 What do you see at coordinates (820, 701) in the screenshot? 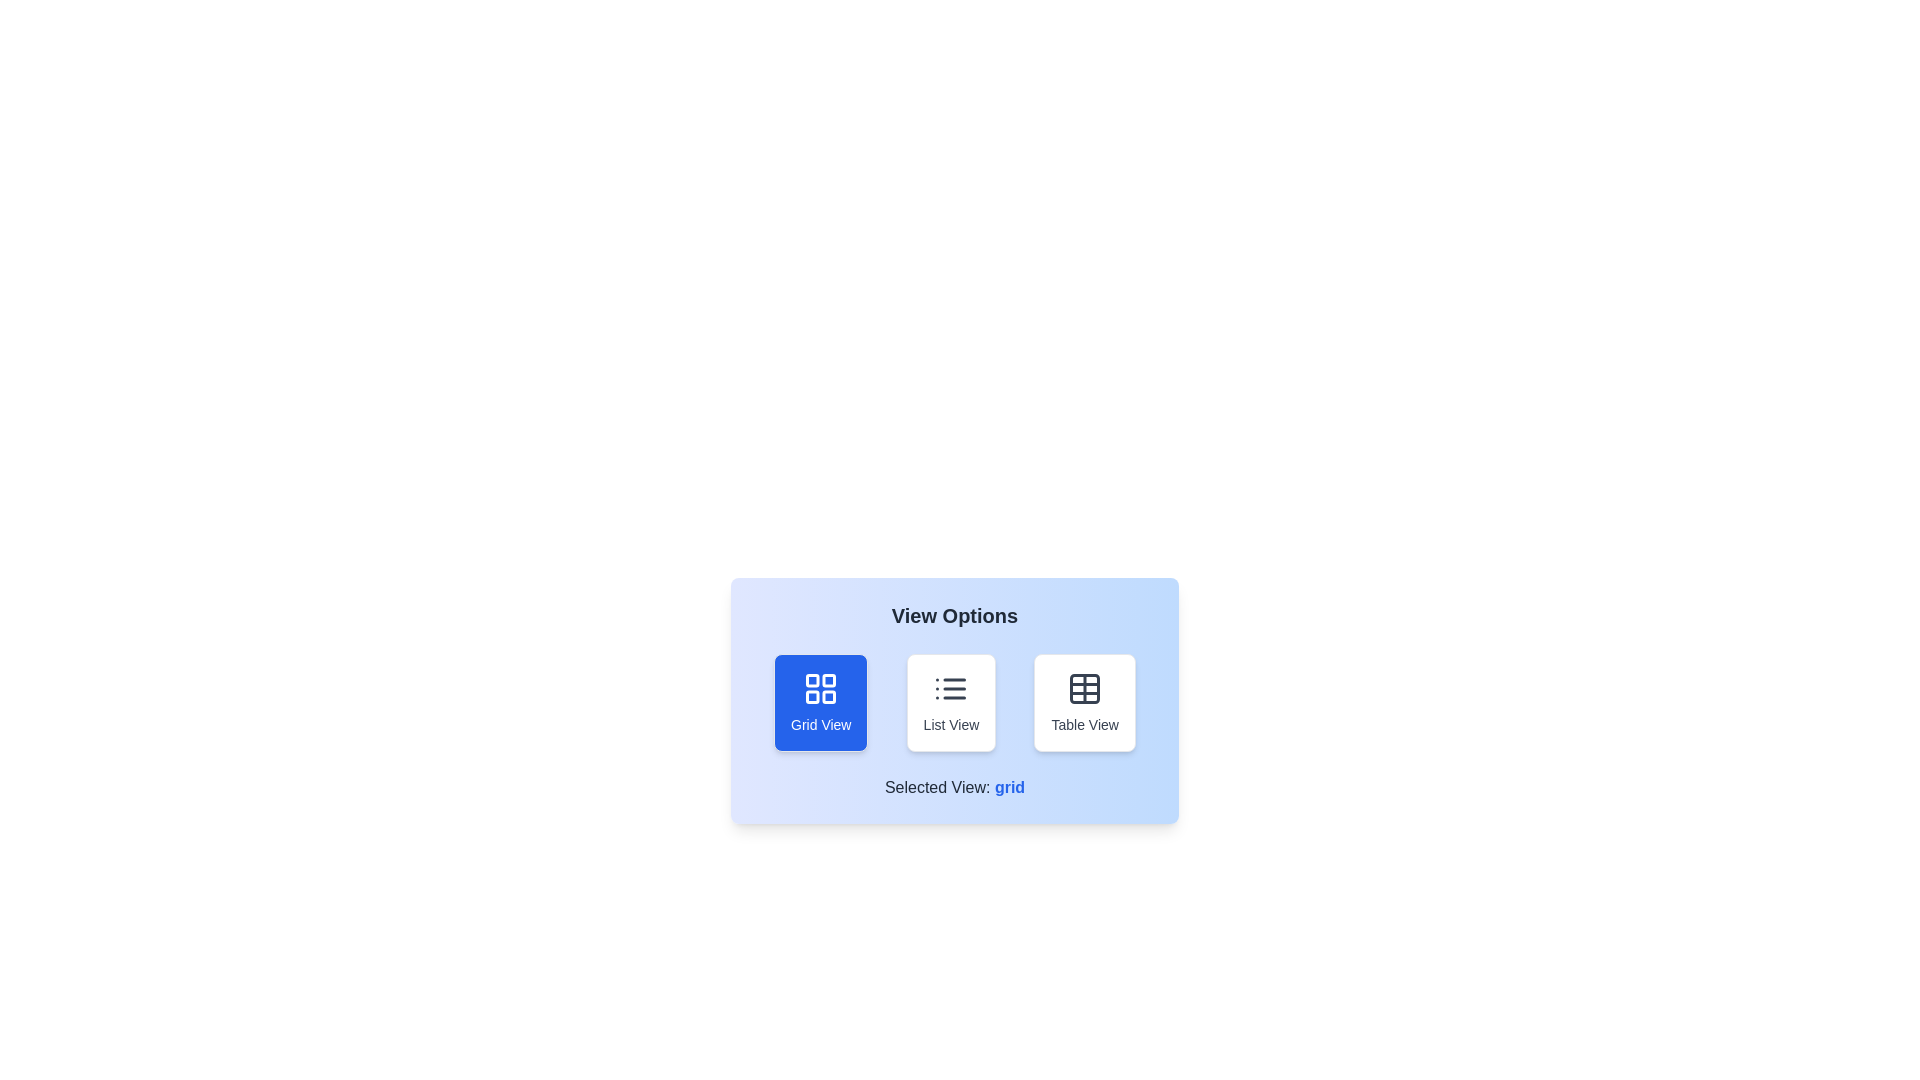
I see `the button corresponding to the view type 'Grid View' to select it` at bounding box center [820, 701].